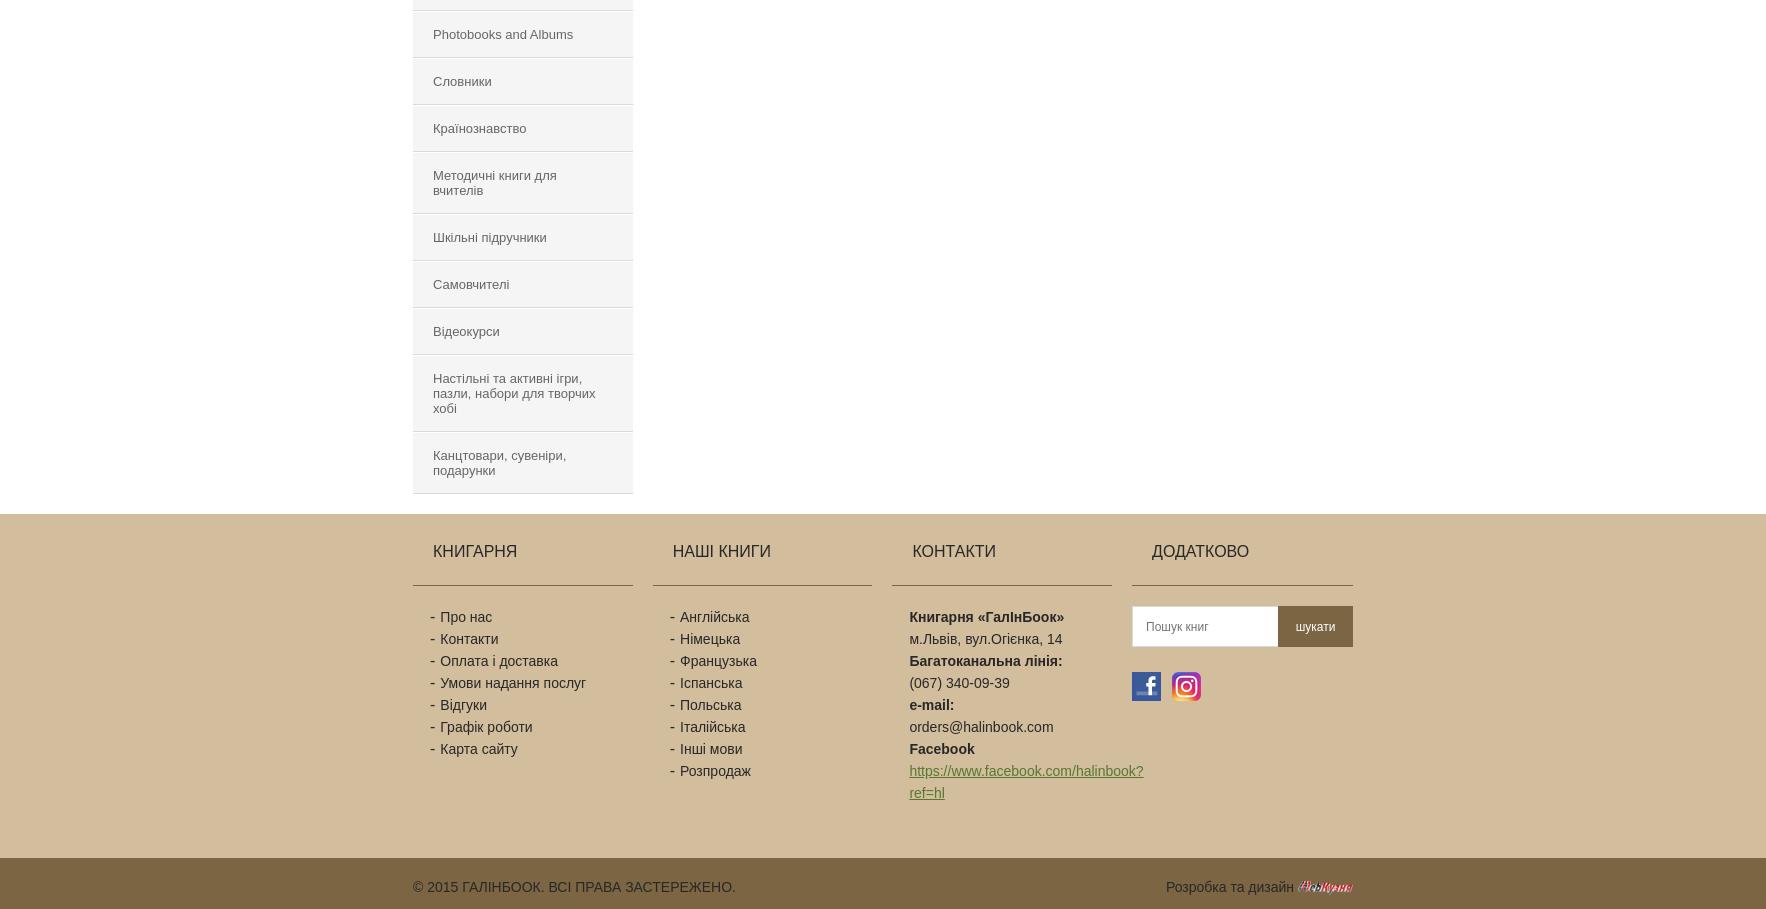  I want to click on 'https://www.facebook.com/halinbook?ref=hl', so click(1025, 781).